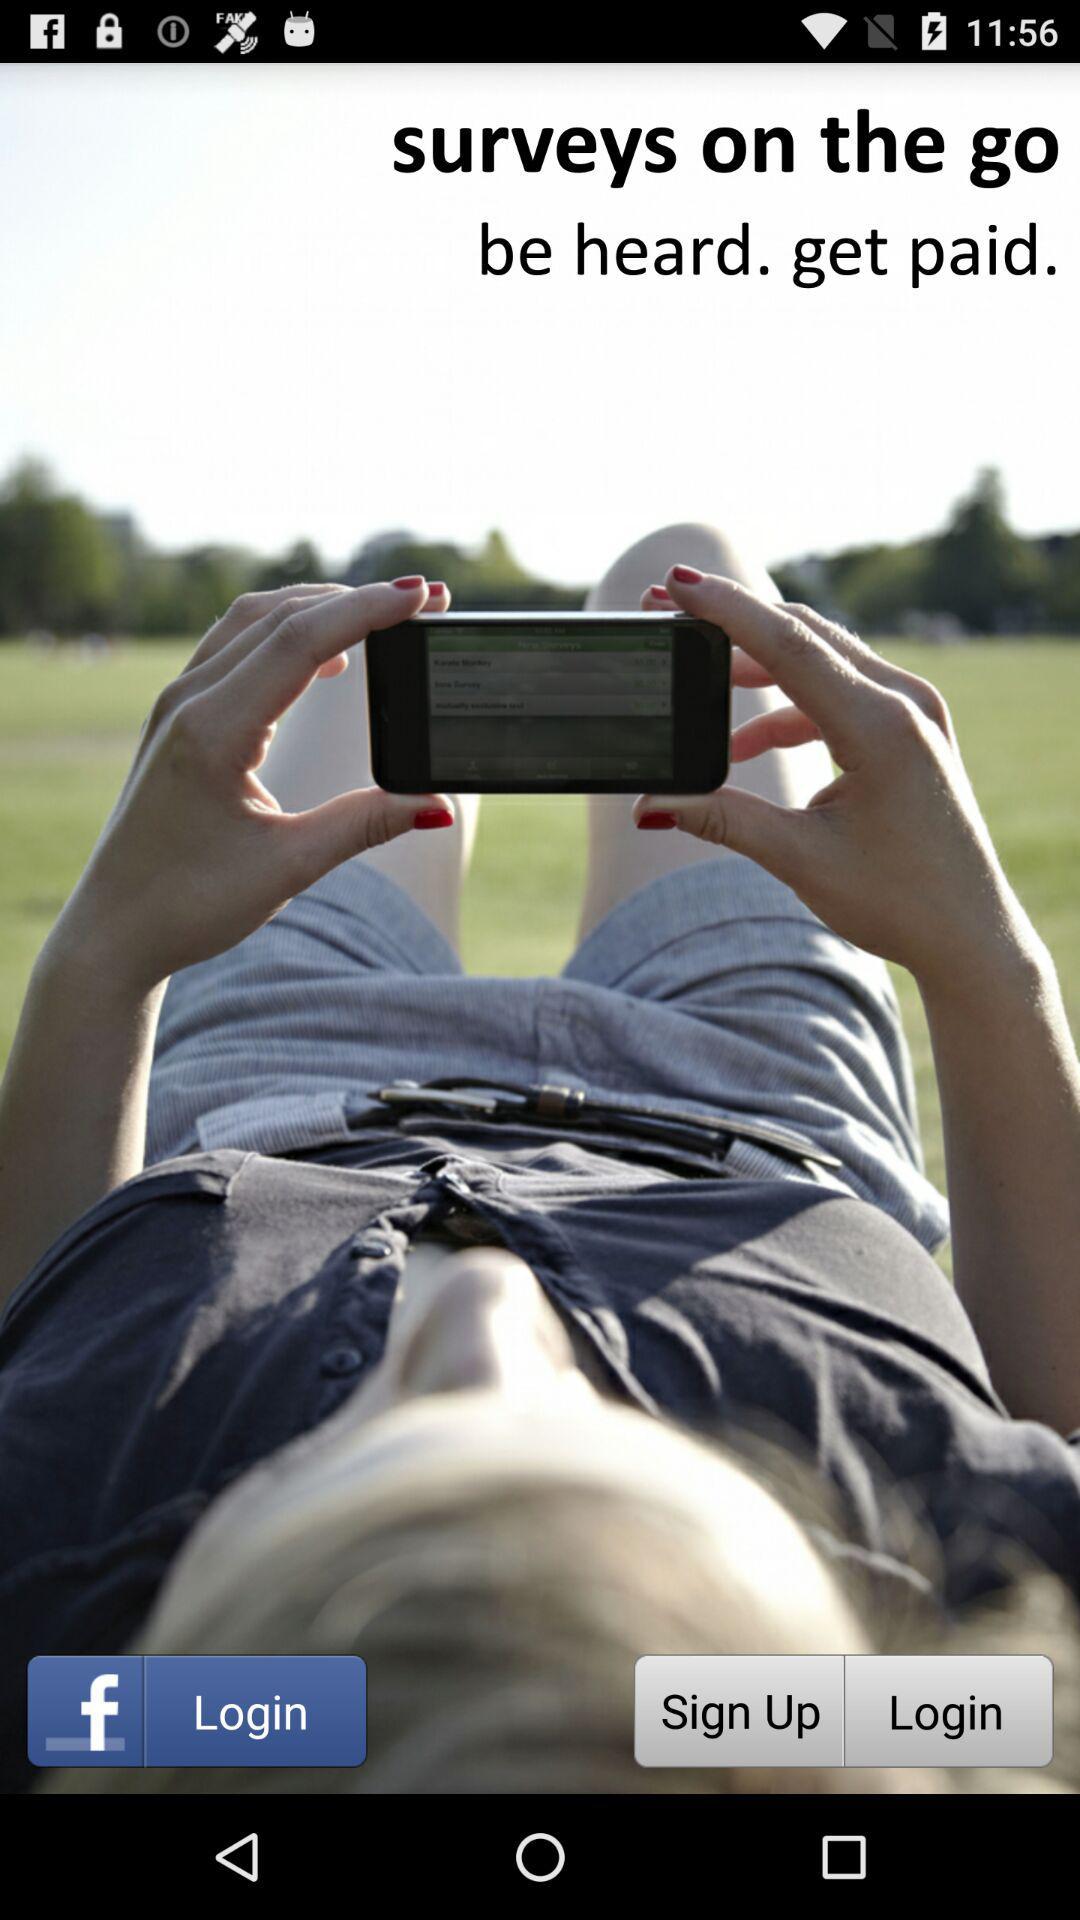 The height and width of the screenshot is (1920, 1080). Describe the element at coordinates (738, 1710) in the screenshot. I see `app below be heard get` at that location.